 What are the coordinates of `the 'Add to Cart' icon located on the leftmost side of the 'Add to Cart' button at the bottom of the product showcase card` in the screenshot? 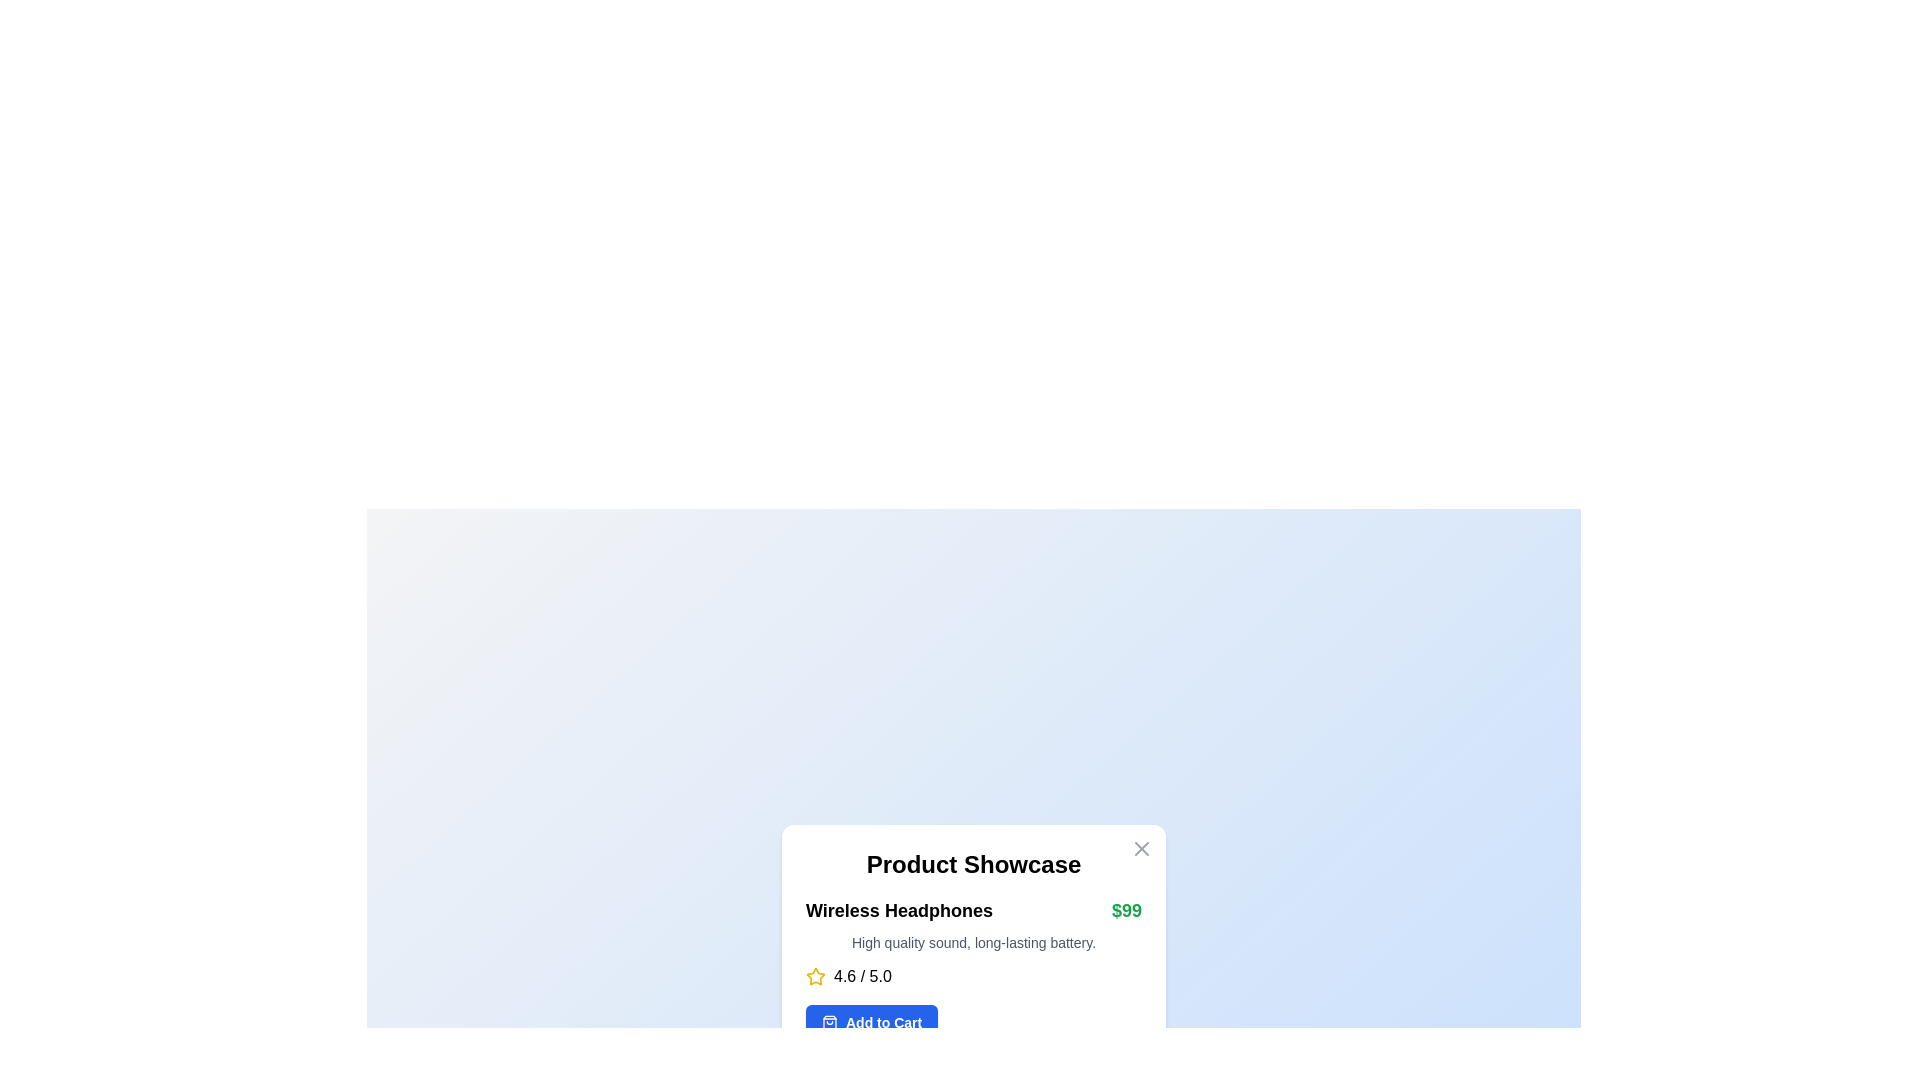 It's located at (830, 1022).